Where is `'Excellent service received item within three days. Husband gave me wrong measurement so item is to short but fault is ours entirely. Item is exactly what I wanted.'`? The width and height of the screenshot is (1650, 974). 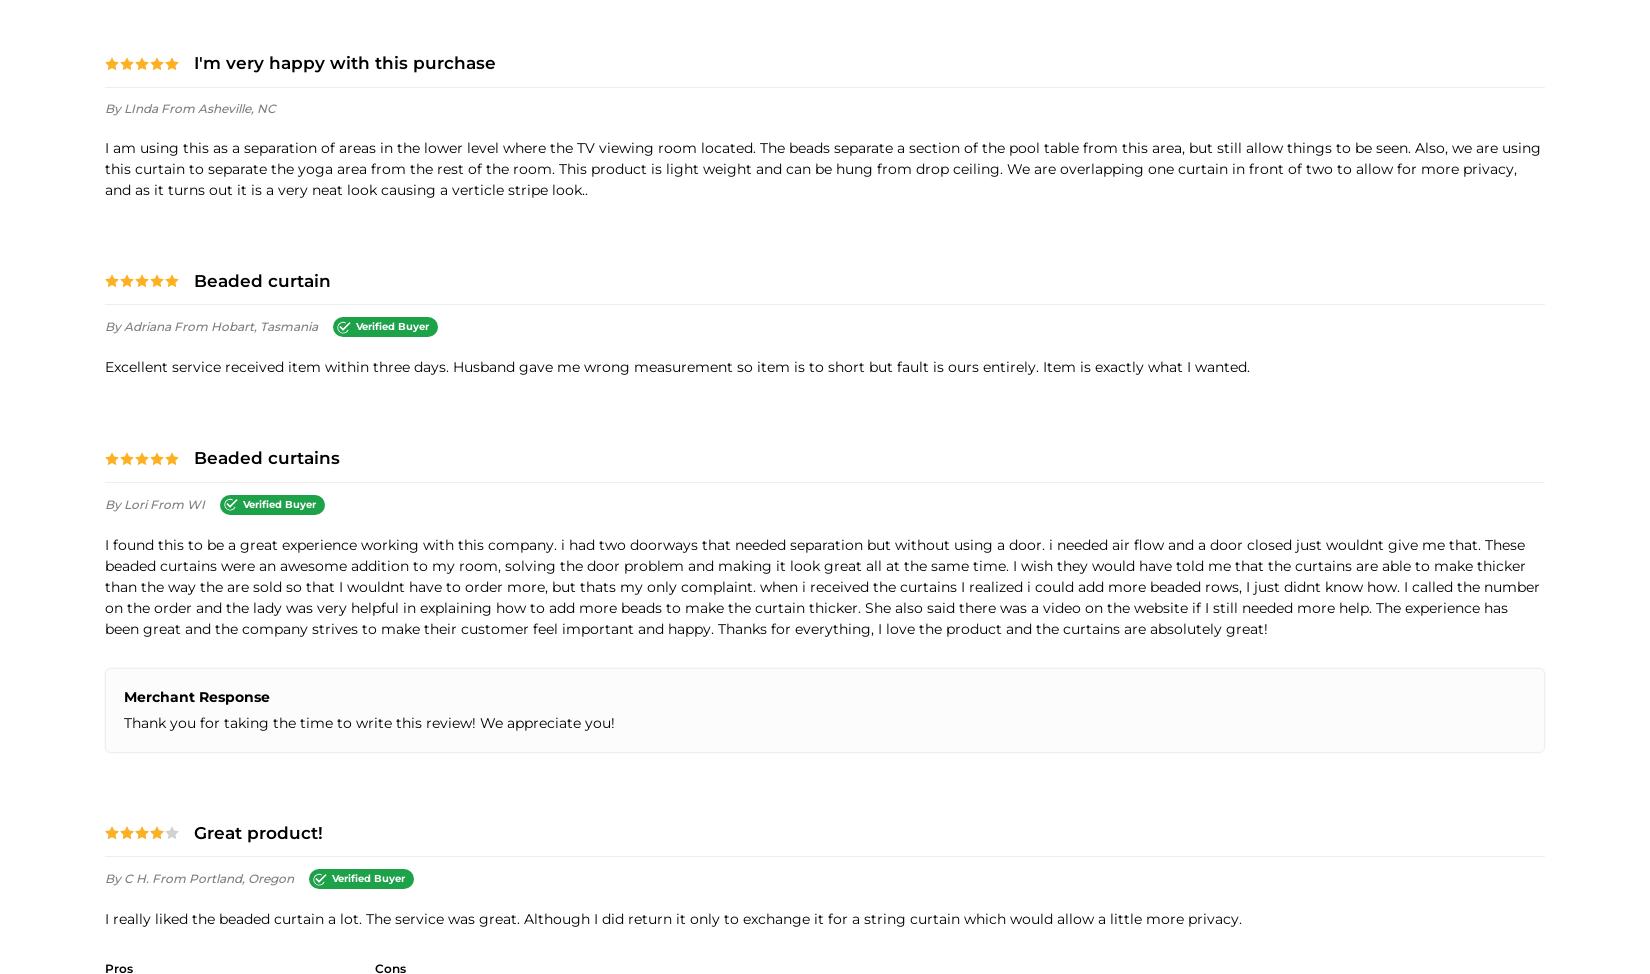 'Excellent service received item within three days. Husband gave me wrong measurement so item is to short but fault is ours entirely. Item is exactly what I wanted.' is located at coordinates (676, 367).